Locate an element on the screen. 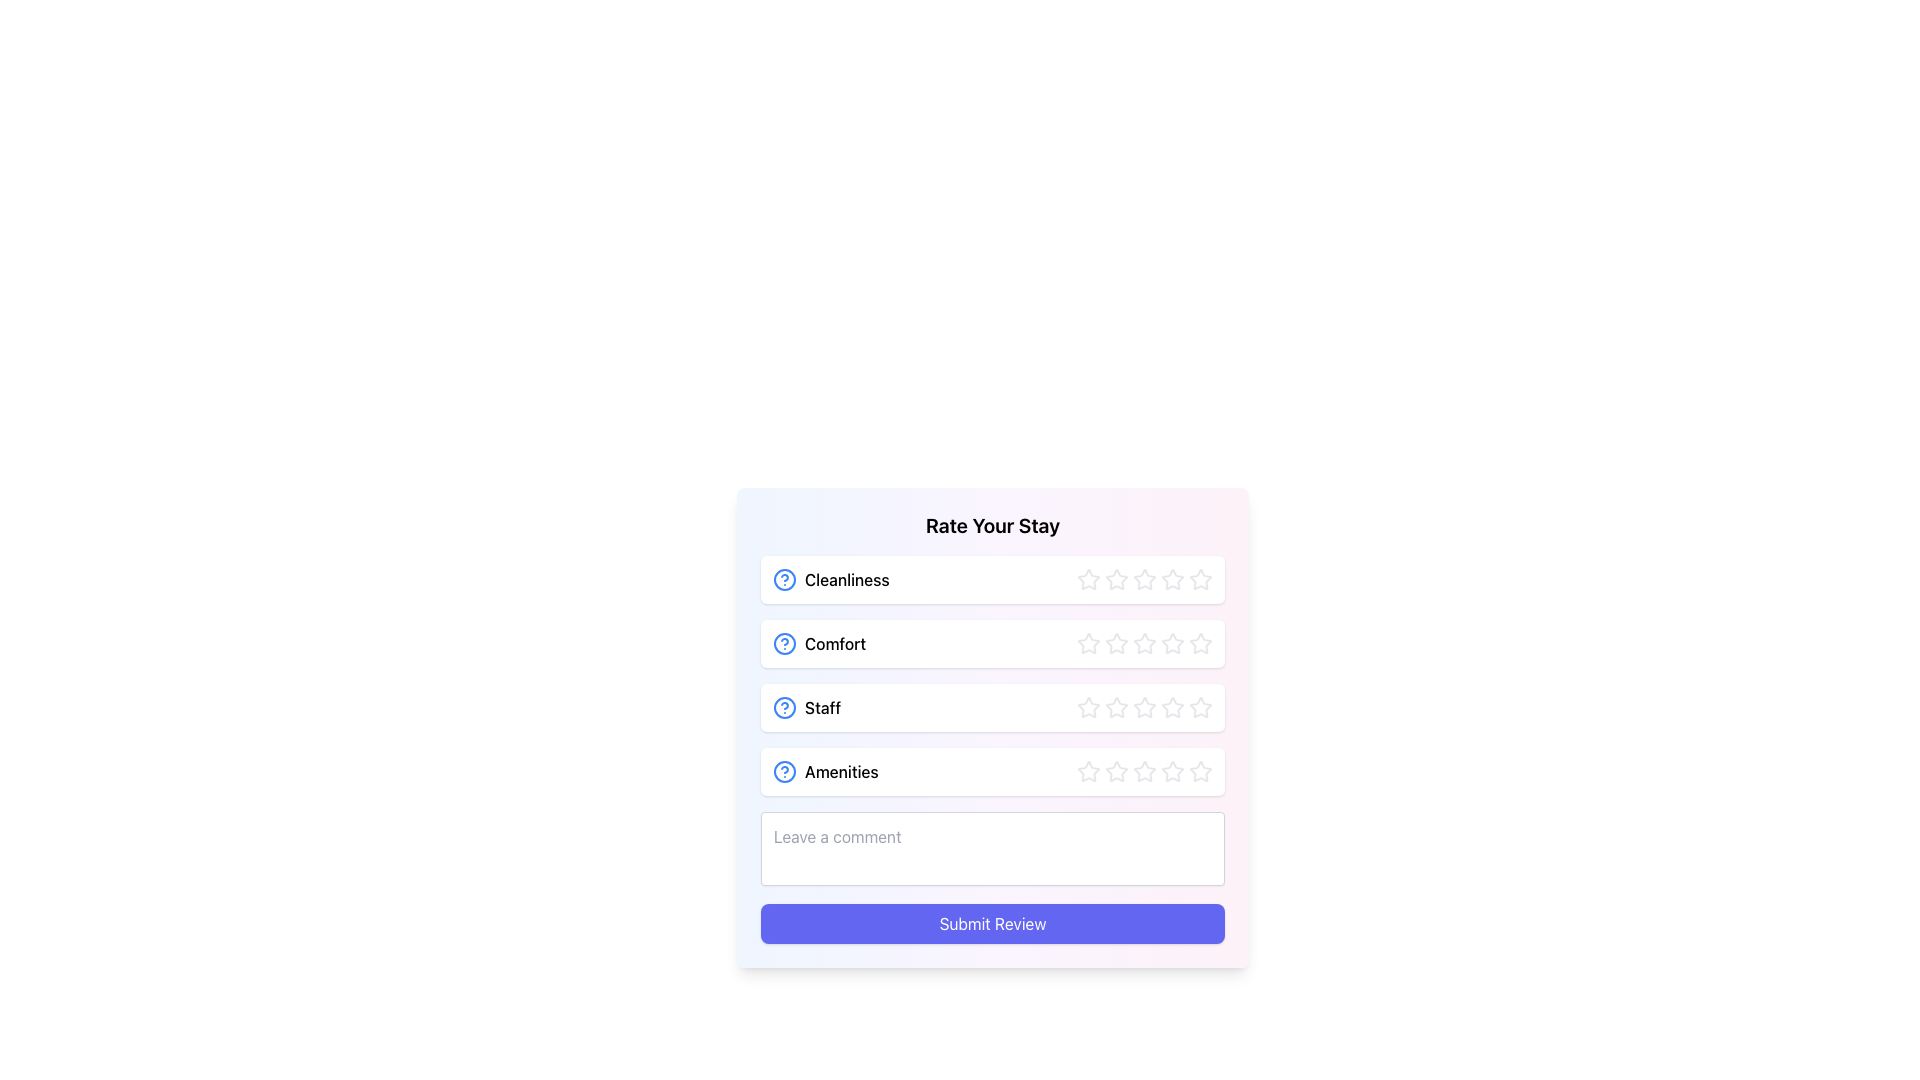  the fifth star in the third row of stars corresponding to the 'Staff' rating section, which is outlined in light gray is located at coordinates (1200, 707).